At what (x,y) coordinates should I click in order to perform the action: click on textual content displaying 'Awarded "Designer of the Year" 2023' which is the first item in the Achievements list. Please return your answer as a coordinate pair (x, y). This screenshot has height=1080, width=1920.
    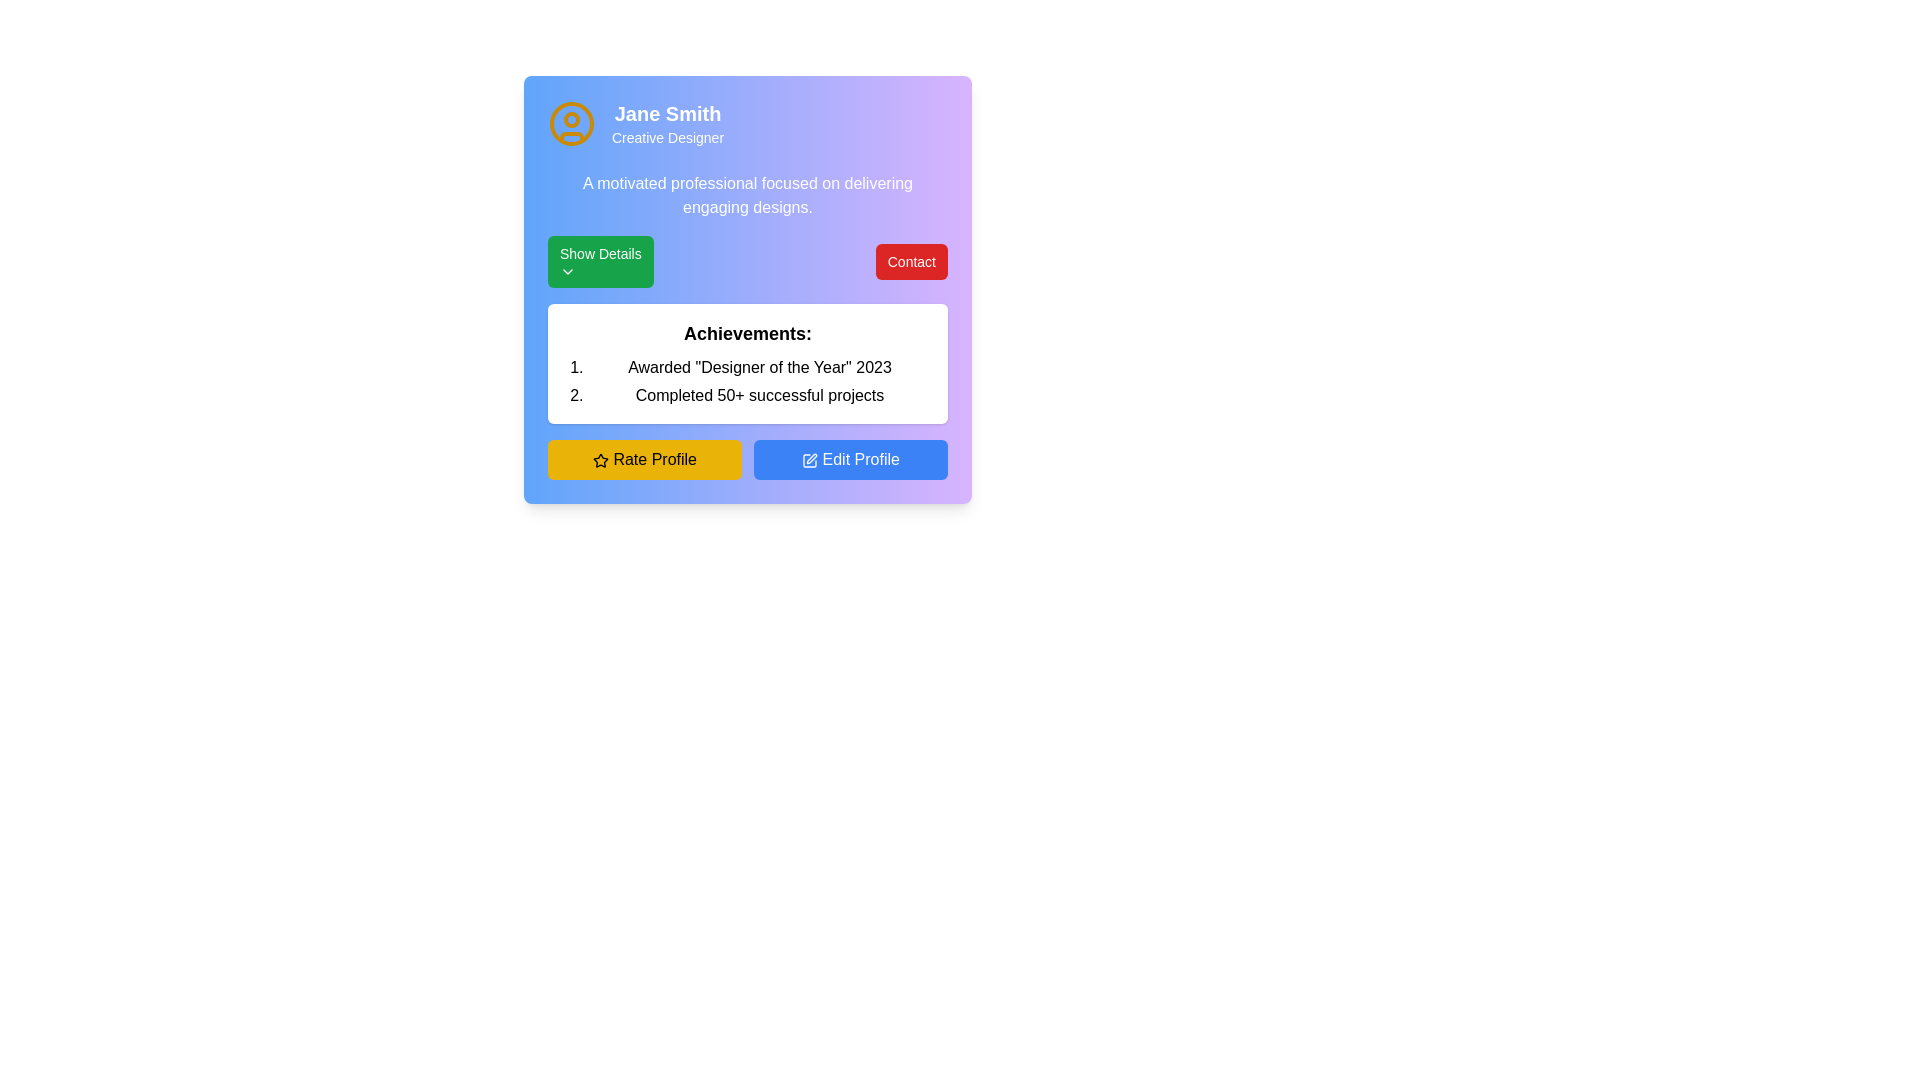
    Looking at the image, I should click on (758, 367).